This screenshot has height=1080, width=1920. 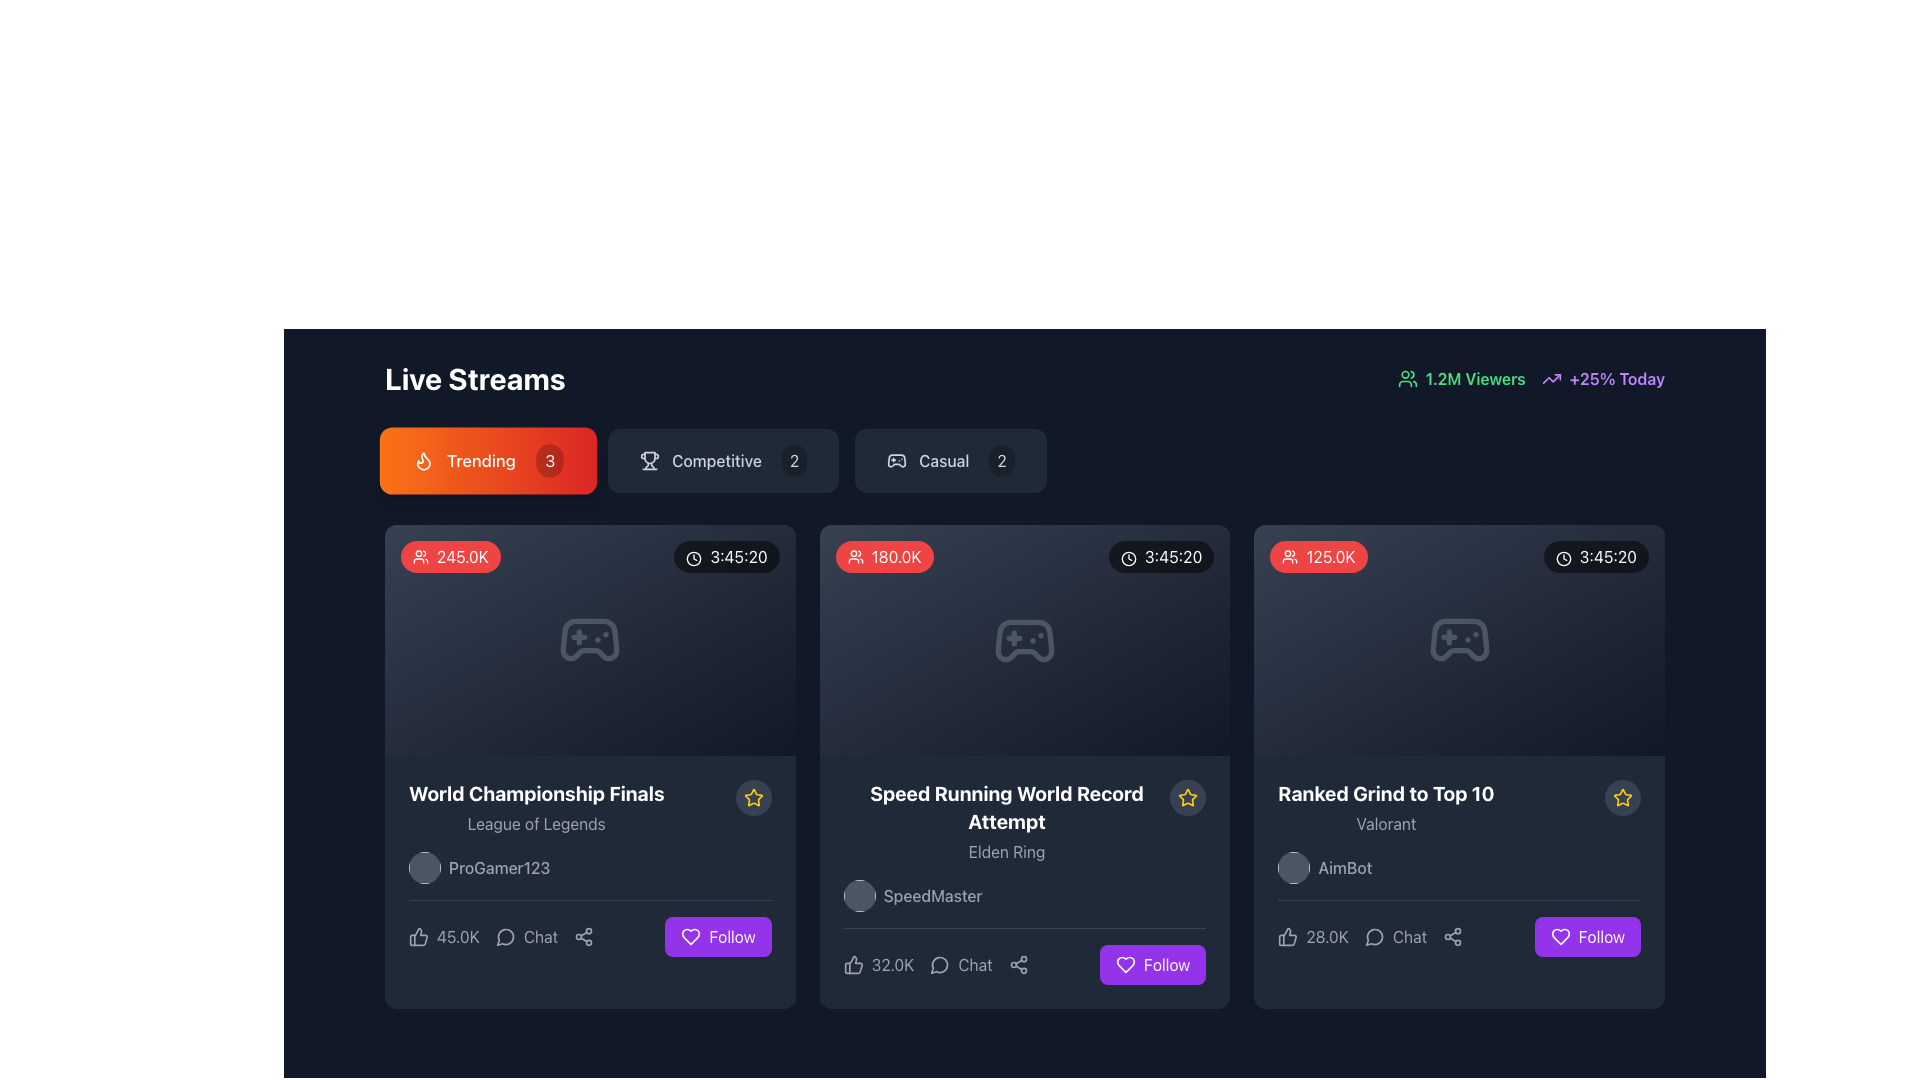 What do you see at coordinates (422, 461) in the screenshot?
I see `the 'Trending' icon located inside the orange button labeled 'Trending', positioned before the text and numeral '3'` at bounding box center [422, 461].